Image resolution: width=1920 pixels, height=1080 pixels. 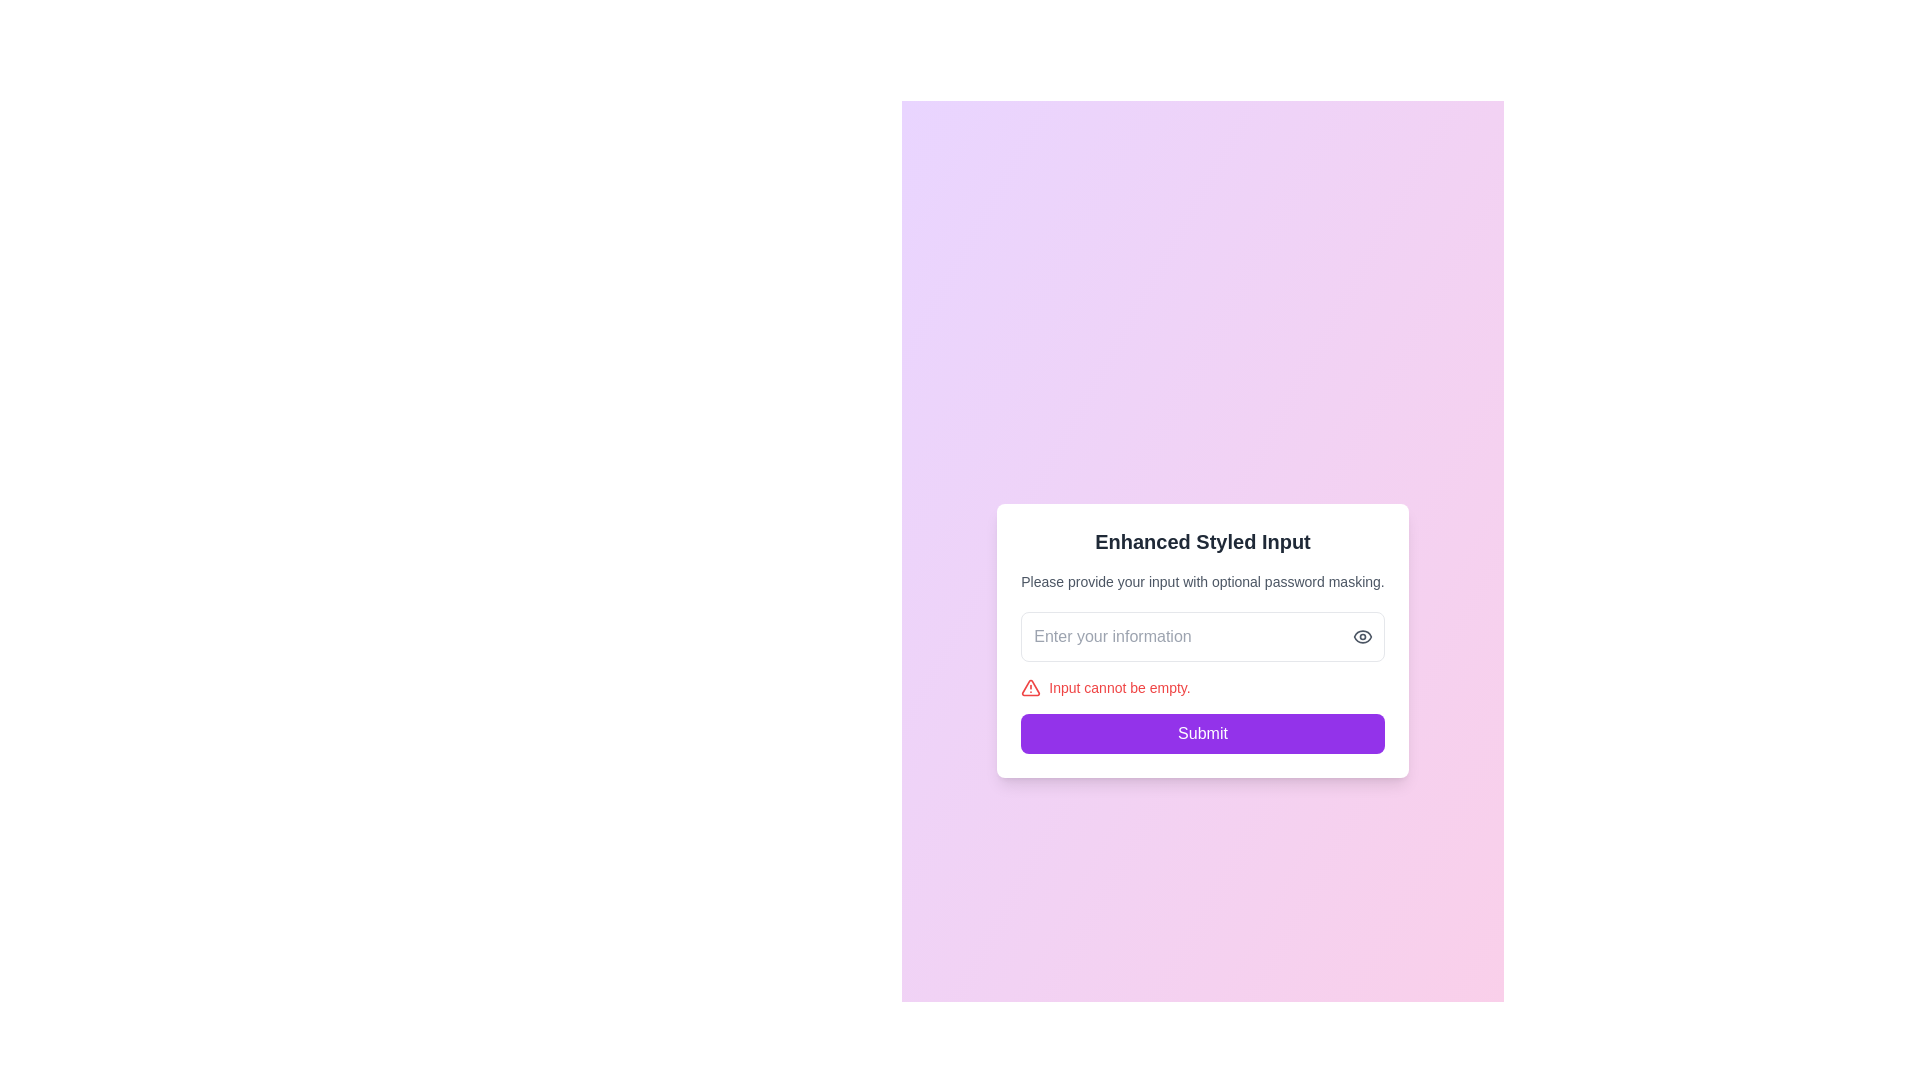 What do you see at coordinates (1202, 686) in the screenshot?
I see `warning message displayed in red color stating 'Input cannot be empty.' located below the input field and above the 'Submit' button` at bounding box center [1202, 686].